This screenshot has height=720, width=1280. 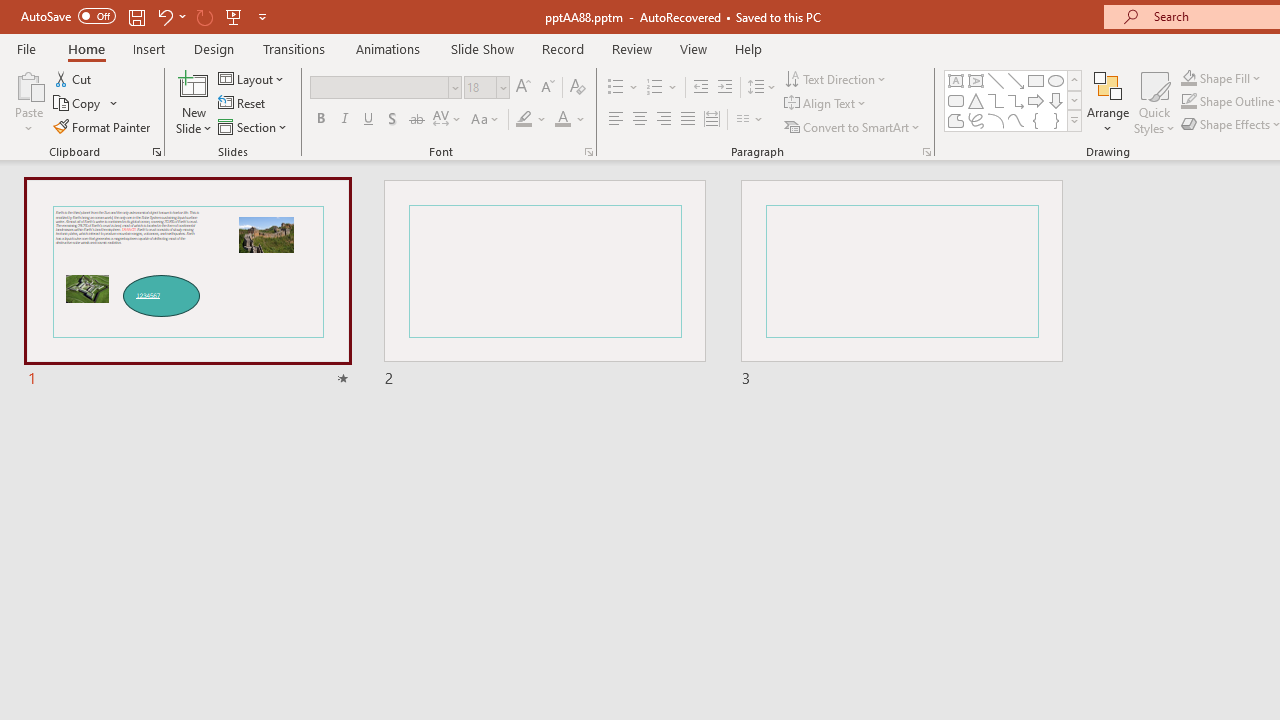 I want to click on 'AutoSave', so click(x=68, y=16).